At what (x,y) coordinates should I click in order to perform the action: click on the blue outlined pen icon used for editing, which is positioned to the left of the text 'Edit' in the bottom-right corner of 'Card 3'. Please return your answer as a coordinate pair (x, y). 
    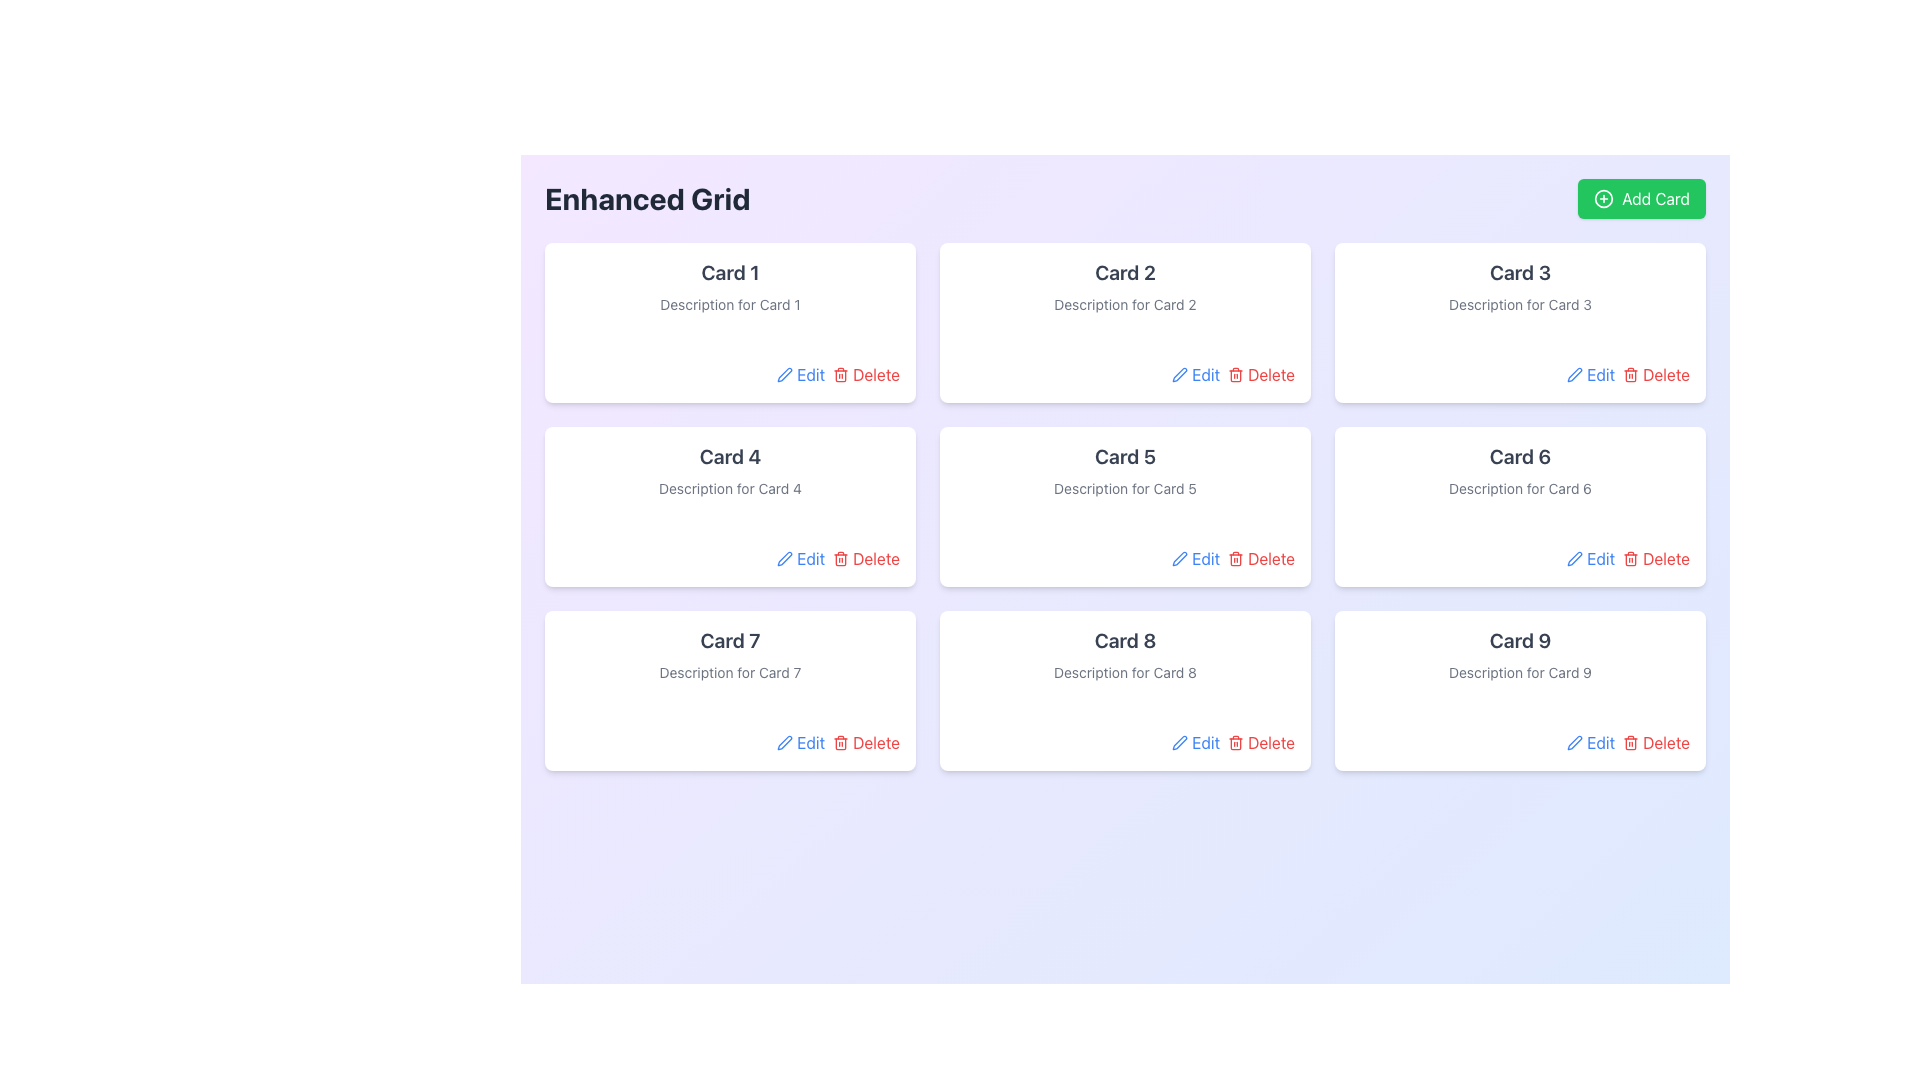
    Looking at the image, I should click on (1574, 374).